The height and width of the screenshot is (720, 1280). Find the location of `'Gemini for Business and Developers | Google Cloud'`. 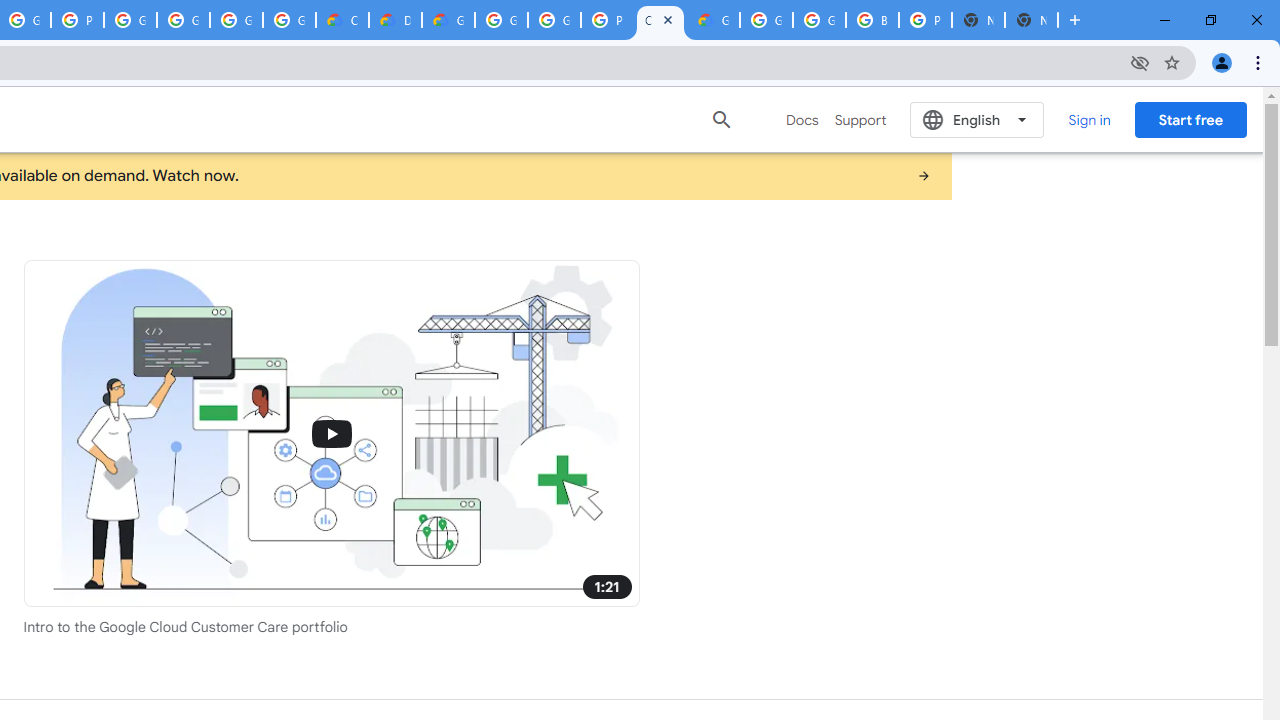

'Gemini for Business and Developers | Google Cloud' is located at coordinates (447, 20).